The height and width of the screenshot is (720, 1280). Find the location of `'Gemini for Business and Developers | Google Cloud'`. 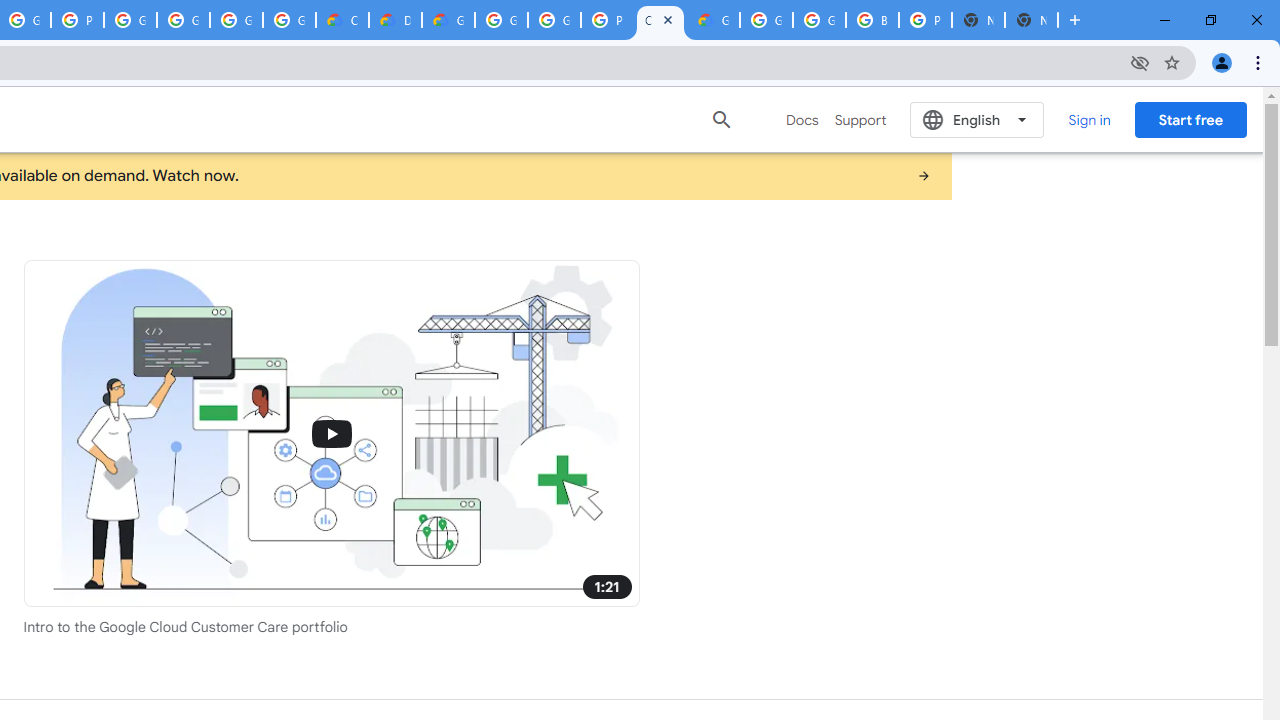

'Gemini for Business and Developers | Google Cloud' is located at coordinates (447, 20).